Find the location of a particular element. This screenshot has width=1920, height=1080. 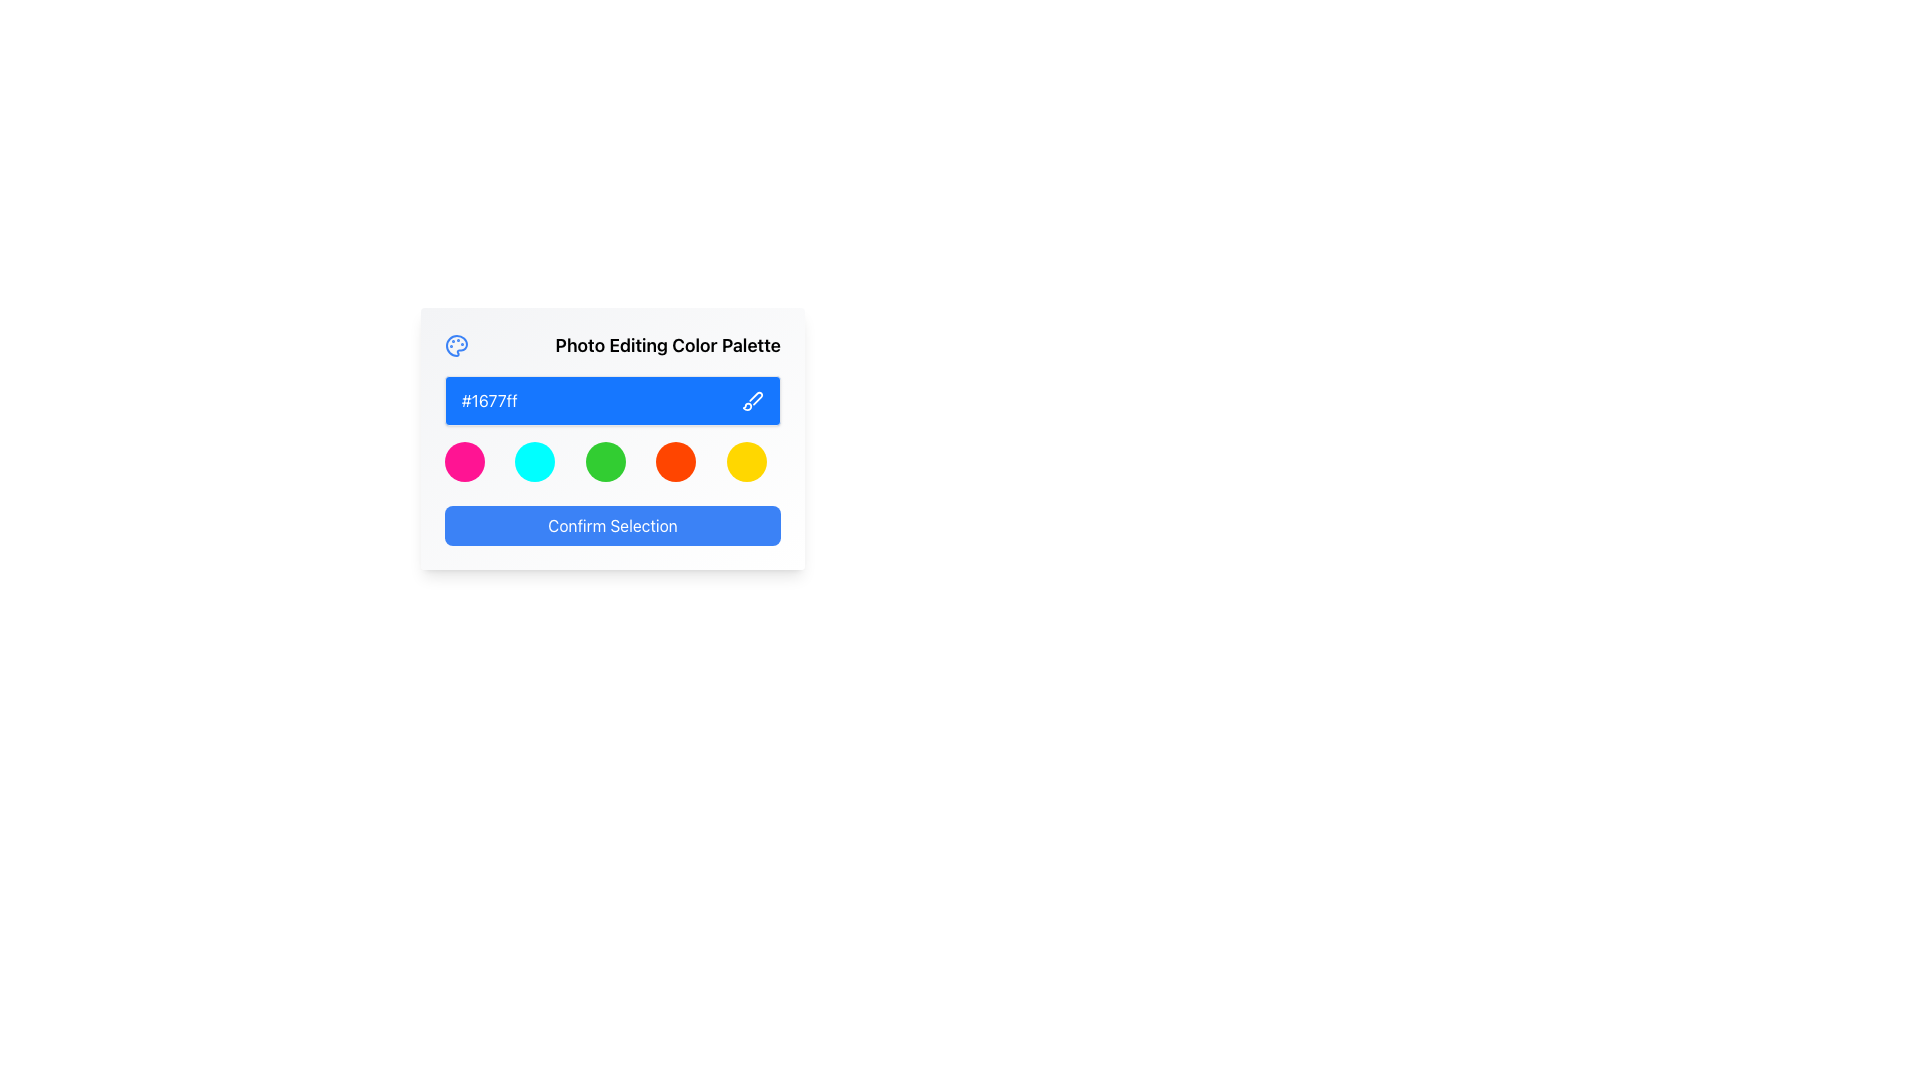

the third circular color selection button in the color palette is located at coordinates (604, 462).